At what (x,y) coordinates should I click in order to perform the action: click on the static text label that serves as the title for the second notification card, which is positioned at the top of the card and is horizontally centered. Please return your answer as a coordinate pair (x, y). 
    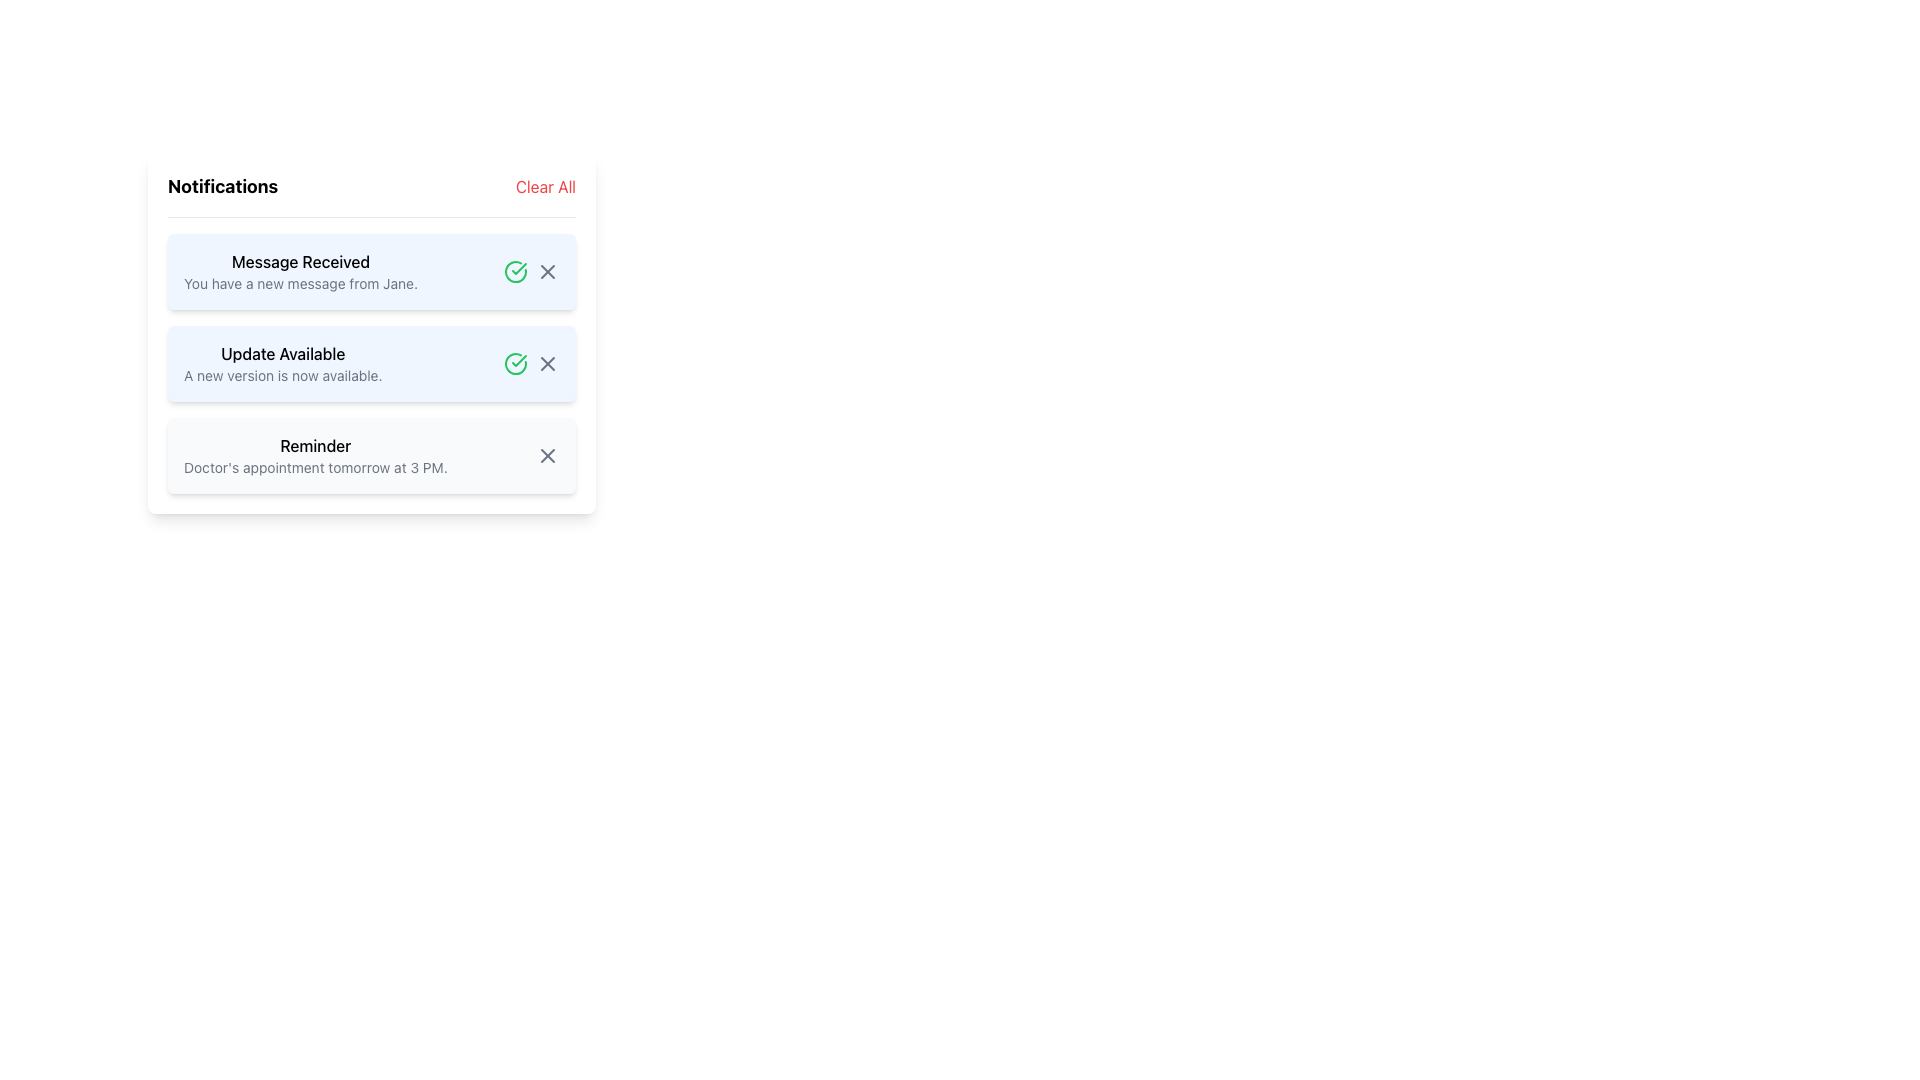
    Looking at the image, I should click on (282, 353).